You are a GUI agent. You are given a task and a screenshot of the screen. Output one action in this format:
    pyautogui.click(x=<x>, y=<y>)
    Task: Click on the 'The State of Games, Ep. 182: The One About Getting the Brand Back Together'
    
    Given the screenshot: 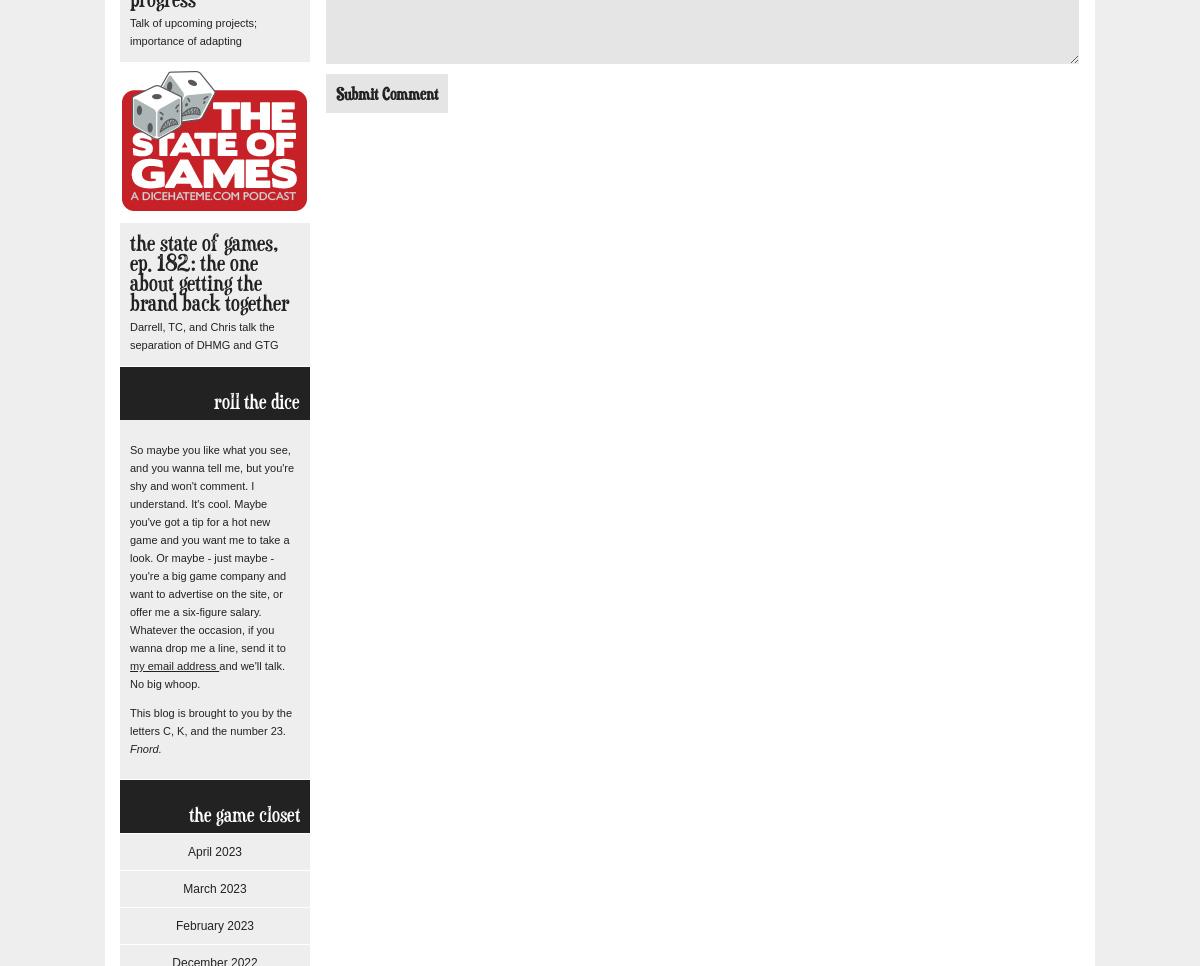 What is the action you would take?
    pyautogui.click(x=208, y=272)
    